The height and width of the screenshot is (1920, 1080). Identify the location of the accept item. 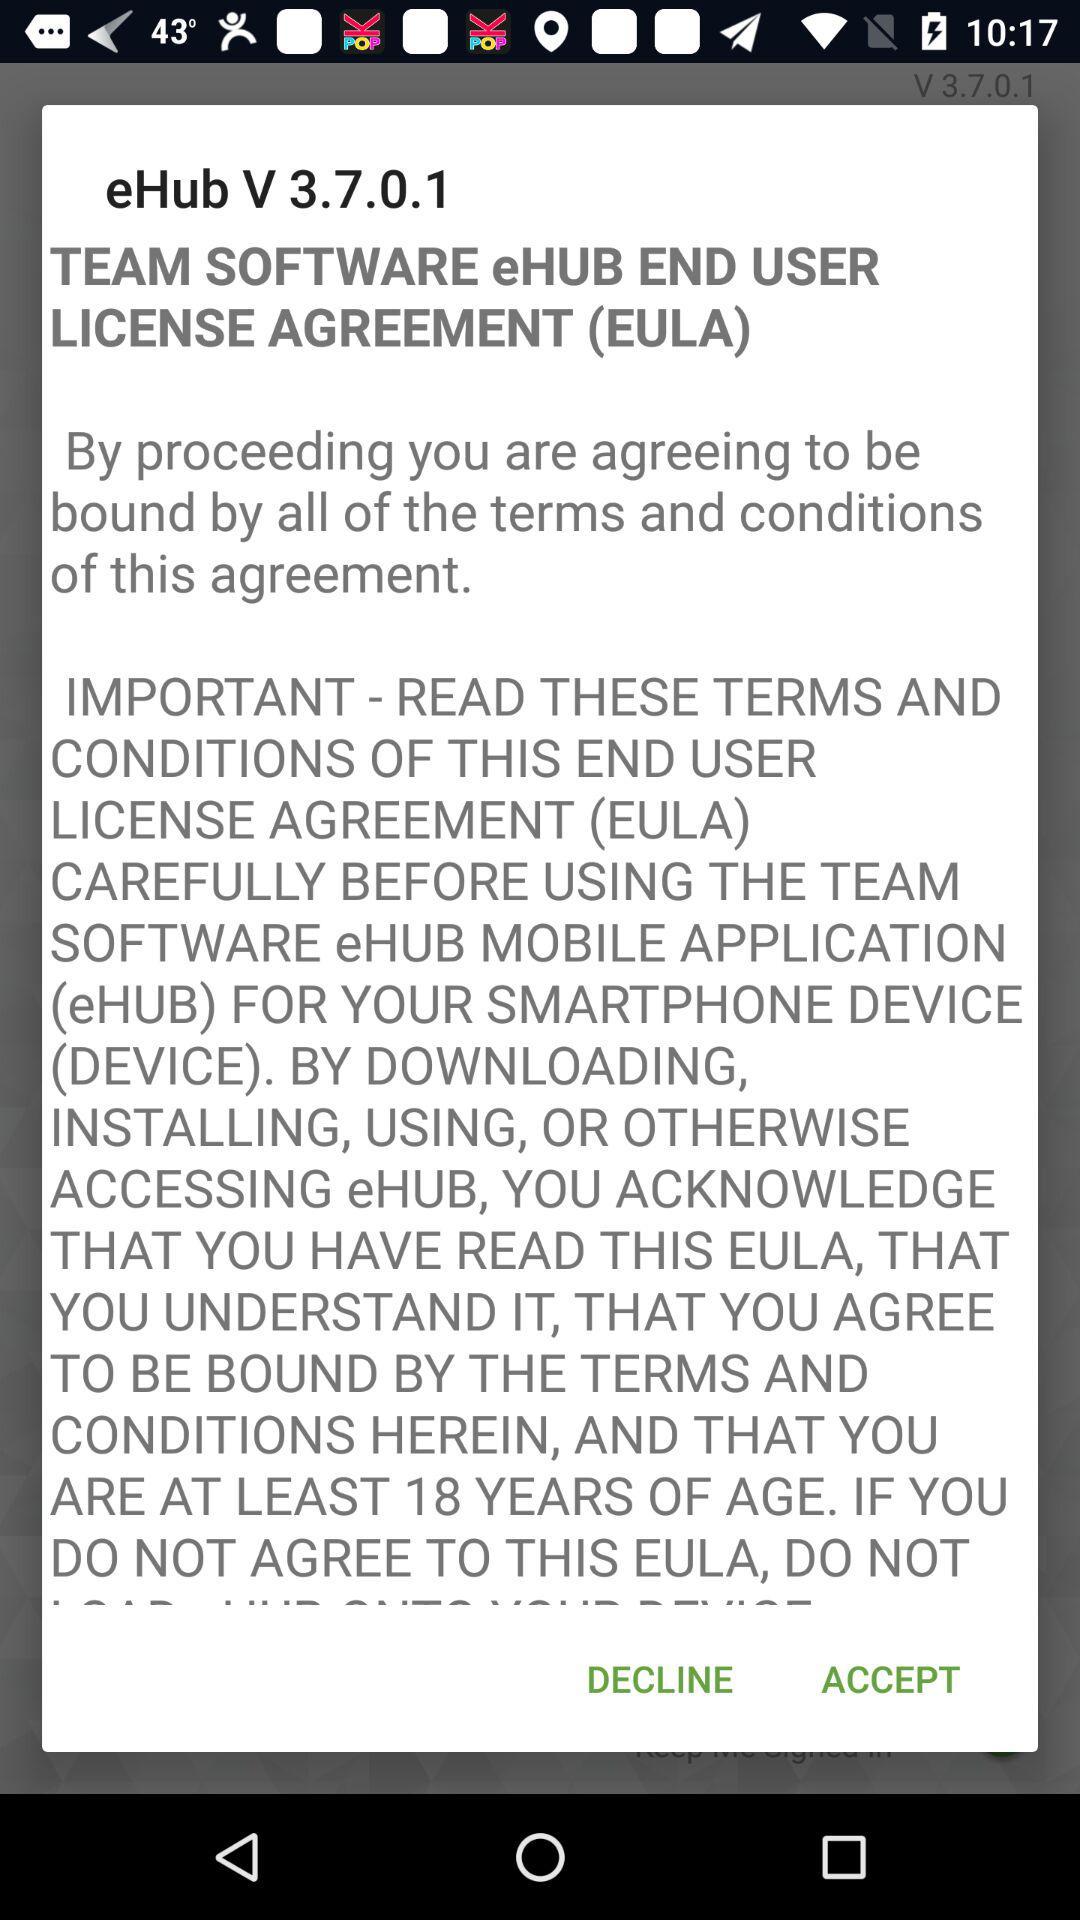
(890, 1678).